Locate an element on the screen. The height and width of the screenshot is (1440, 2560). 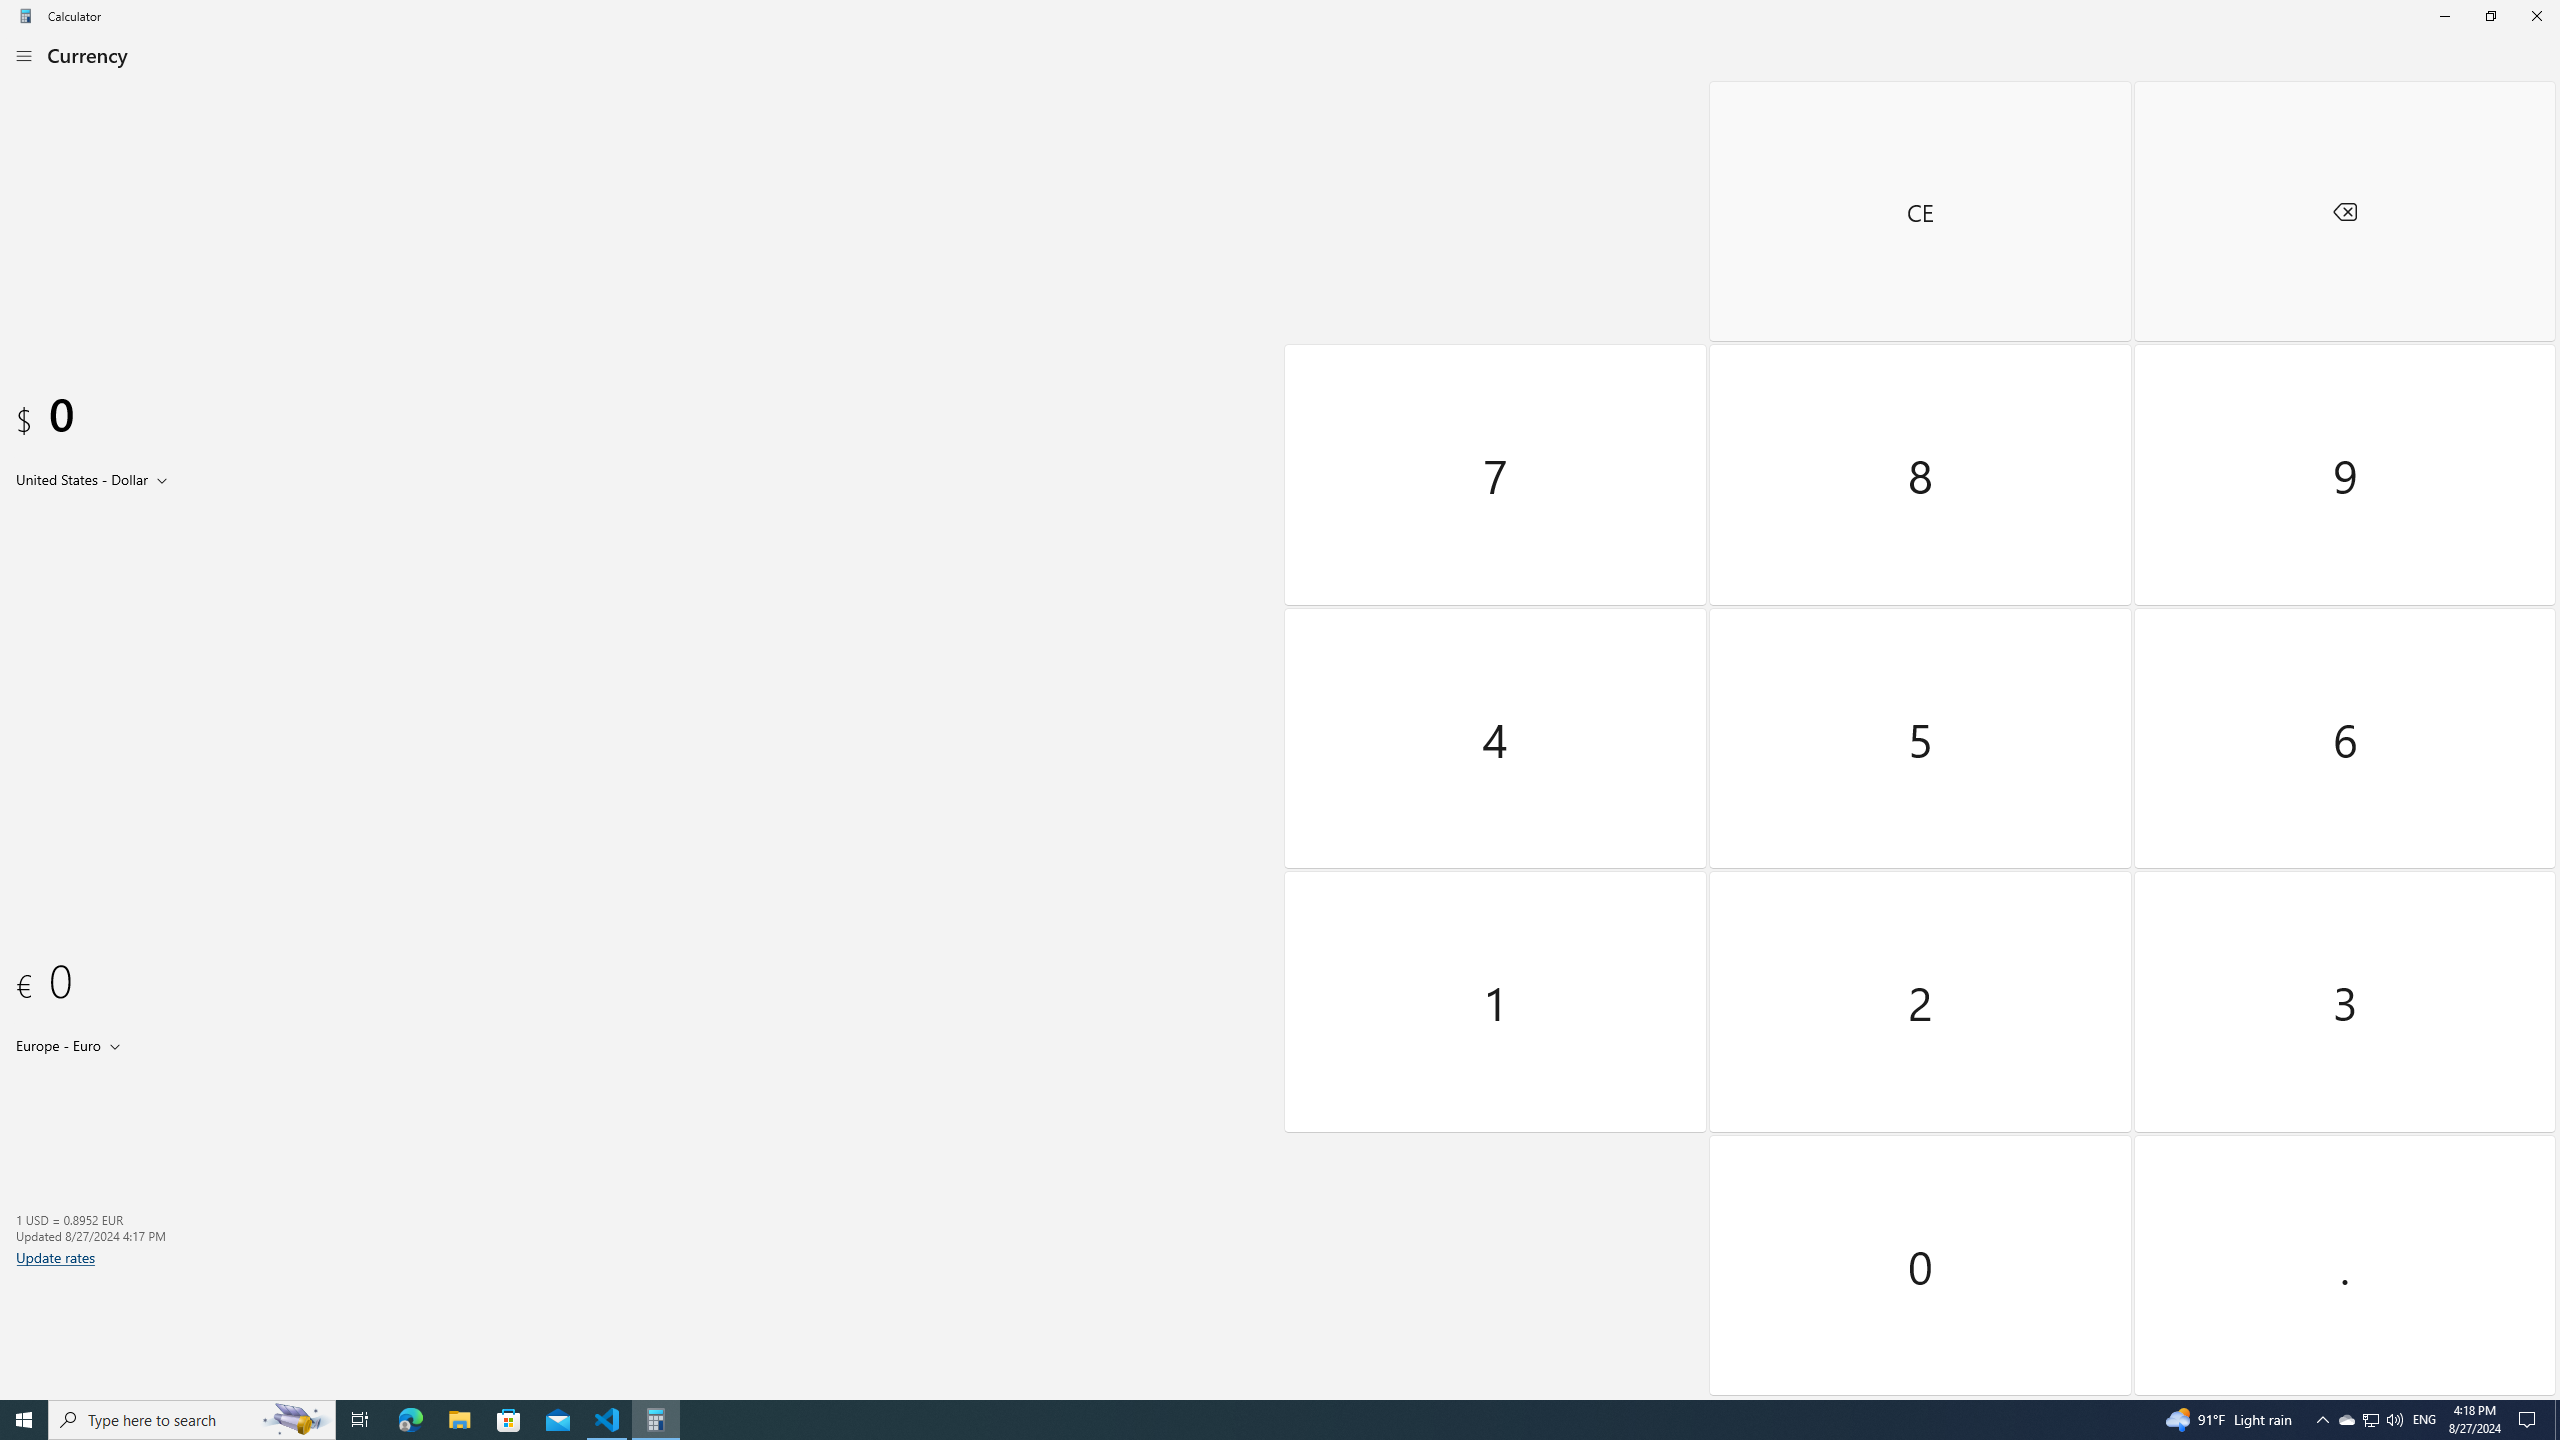
'Minimize Calculator' is located at coordinates (2443, 15).